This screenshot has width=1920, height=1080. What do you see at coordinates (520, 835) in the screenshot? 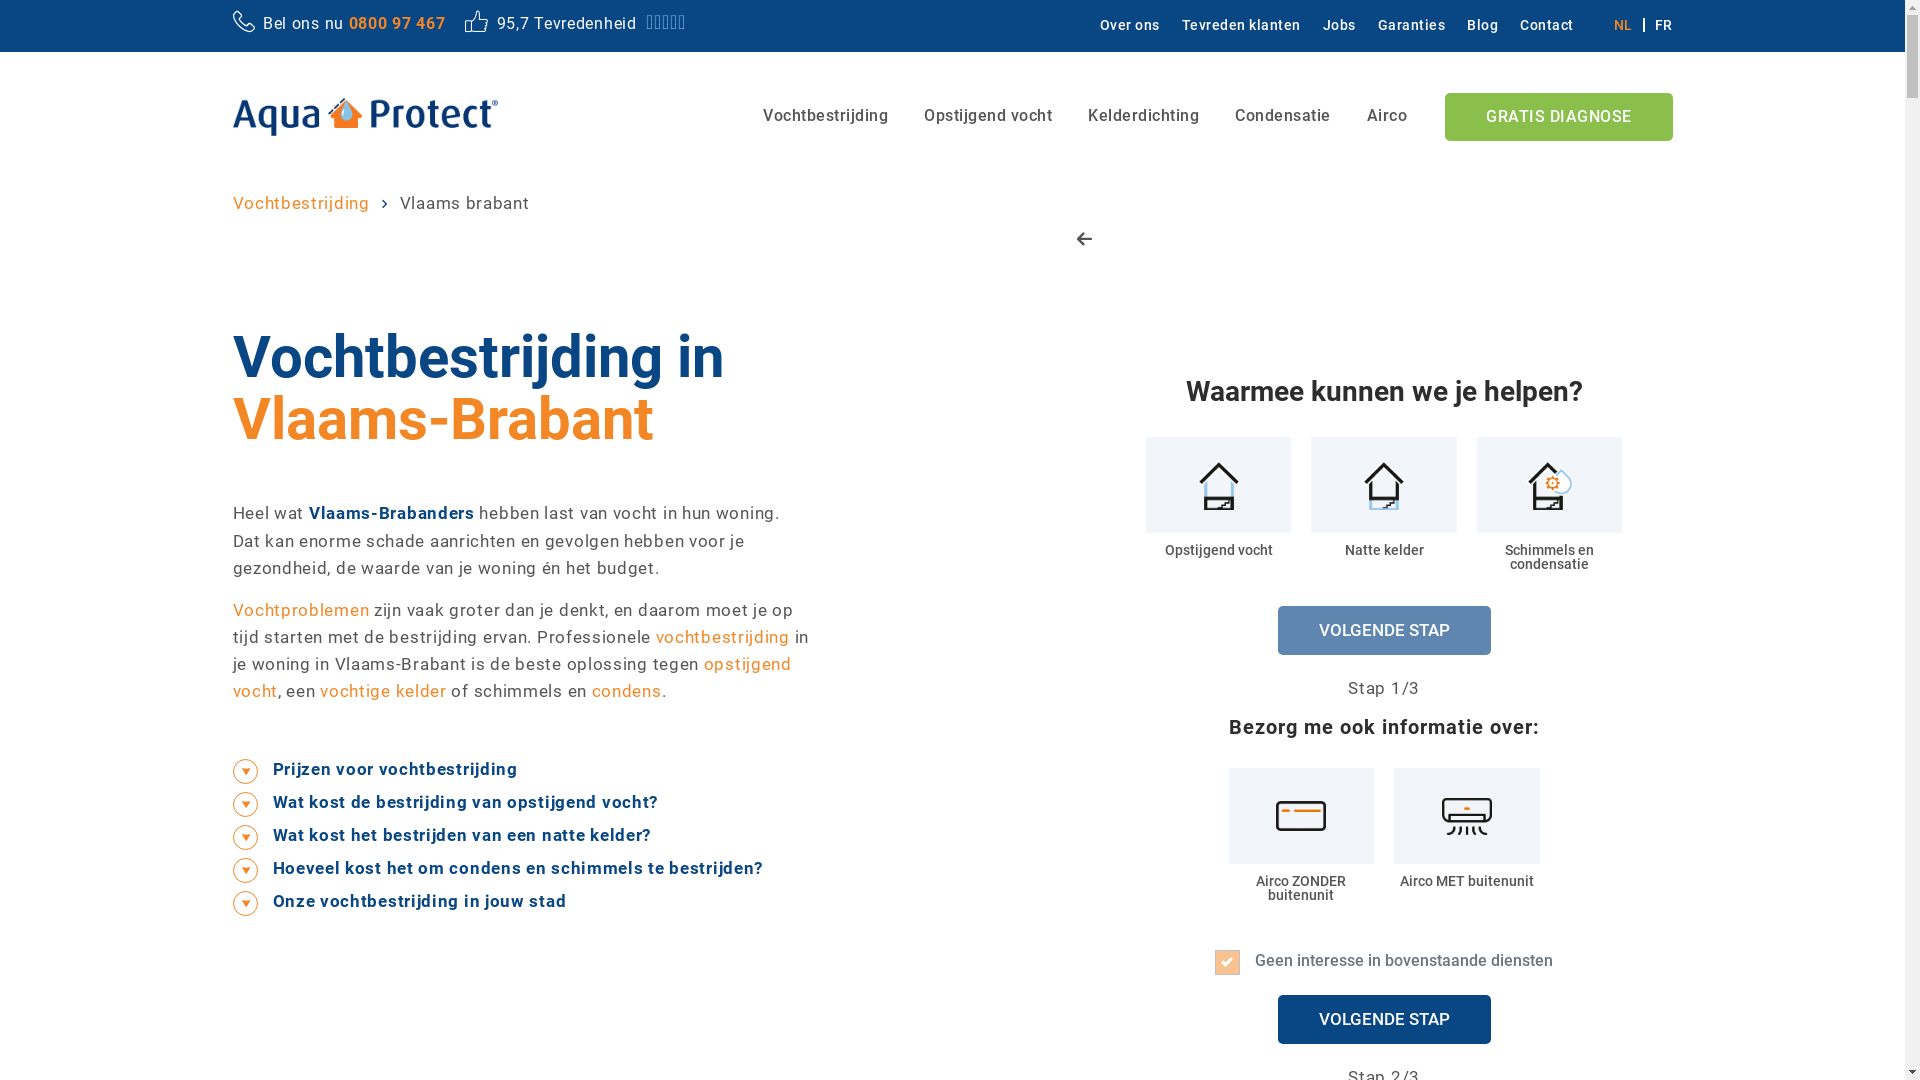
I see `'Wat kost het bestrijden van een natte kelder?'` at bounding box center [520, 835].